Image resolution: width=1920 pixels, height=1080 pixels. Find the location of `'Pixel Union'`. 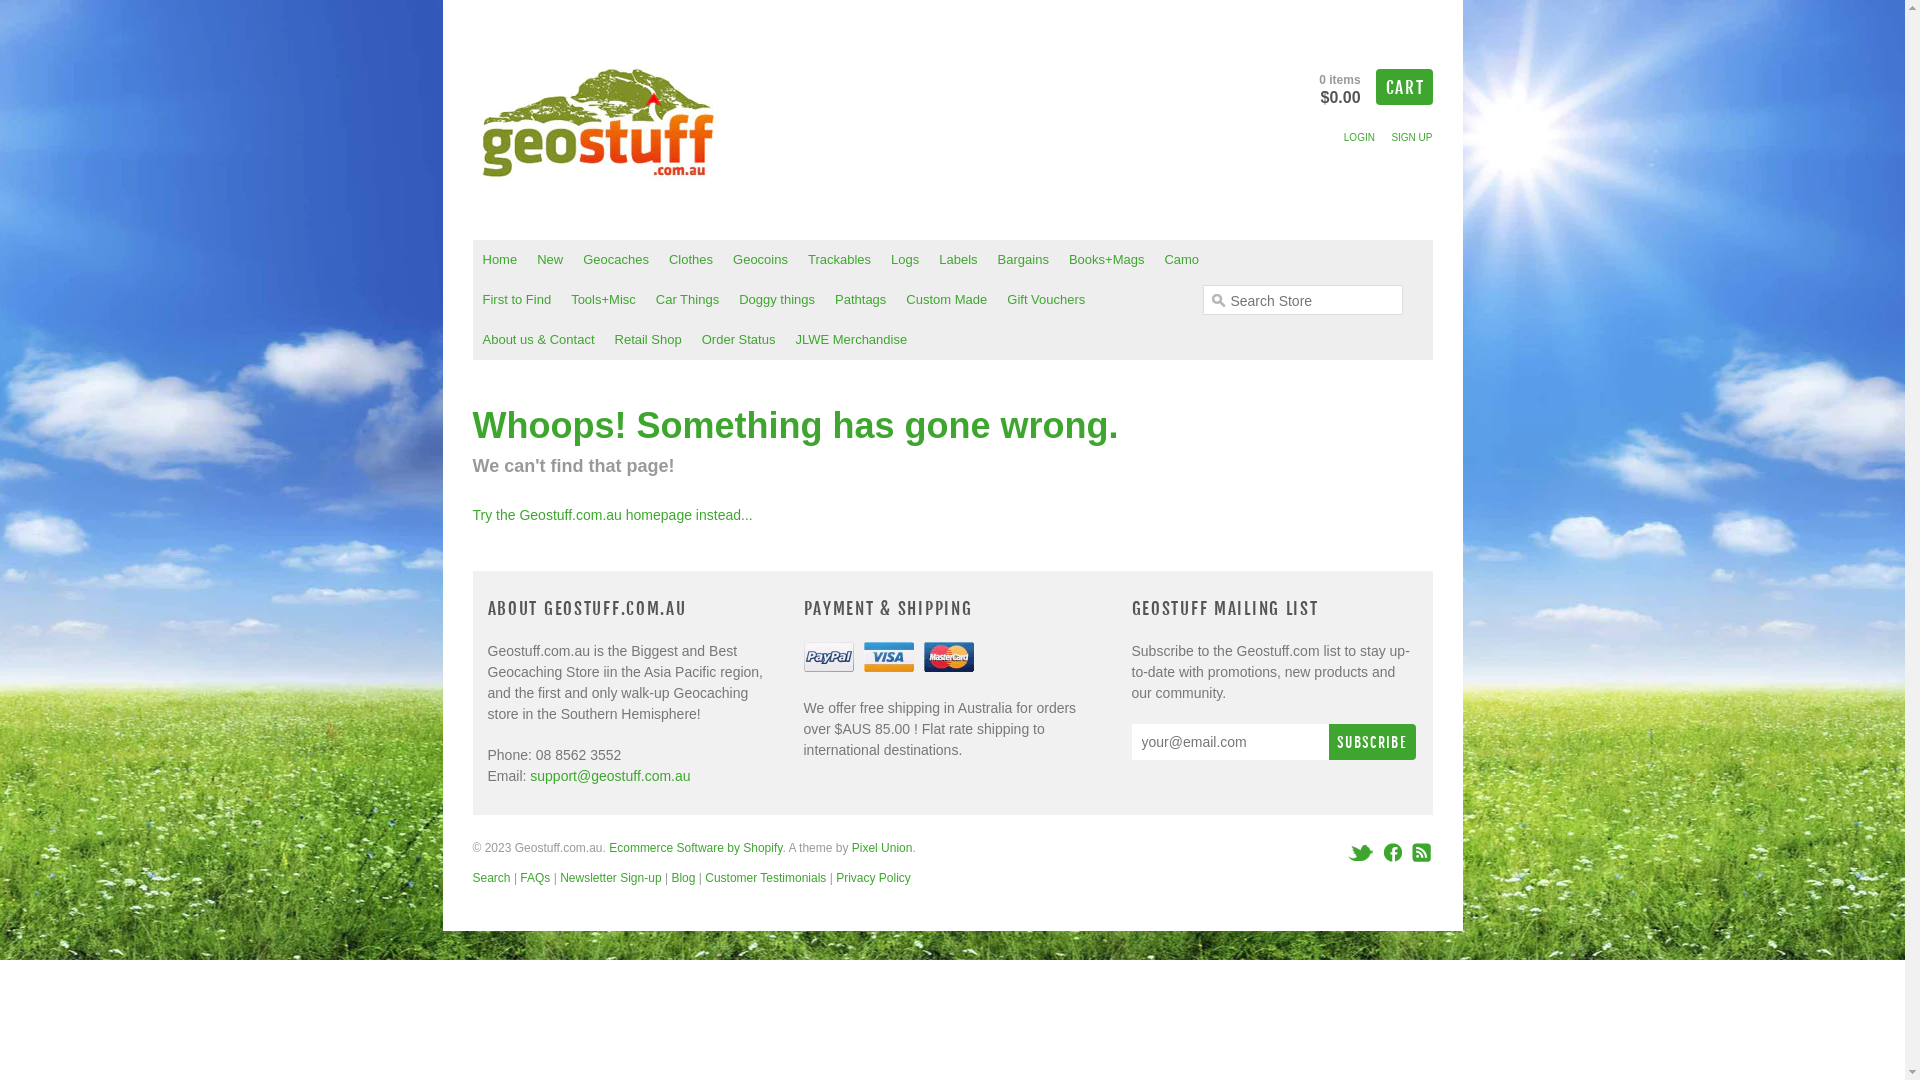

'Pixel Union' is located at coordinates (881, 848).